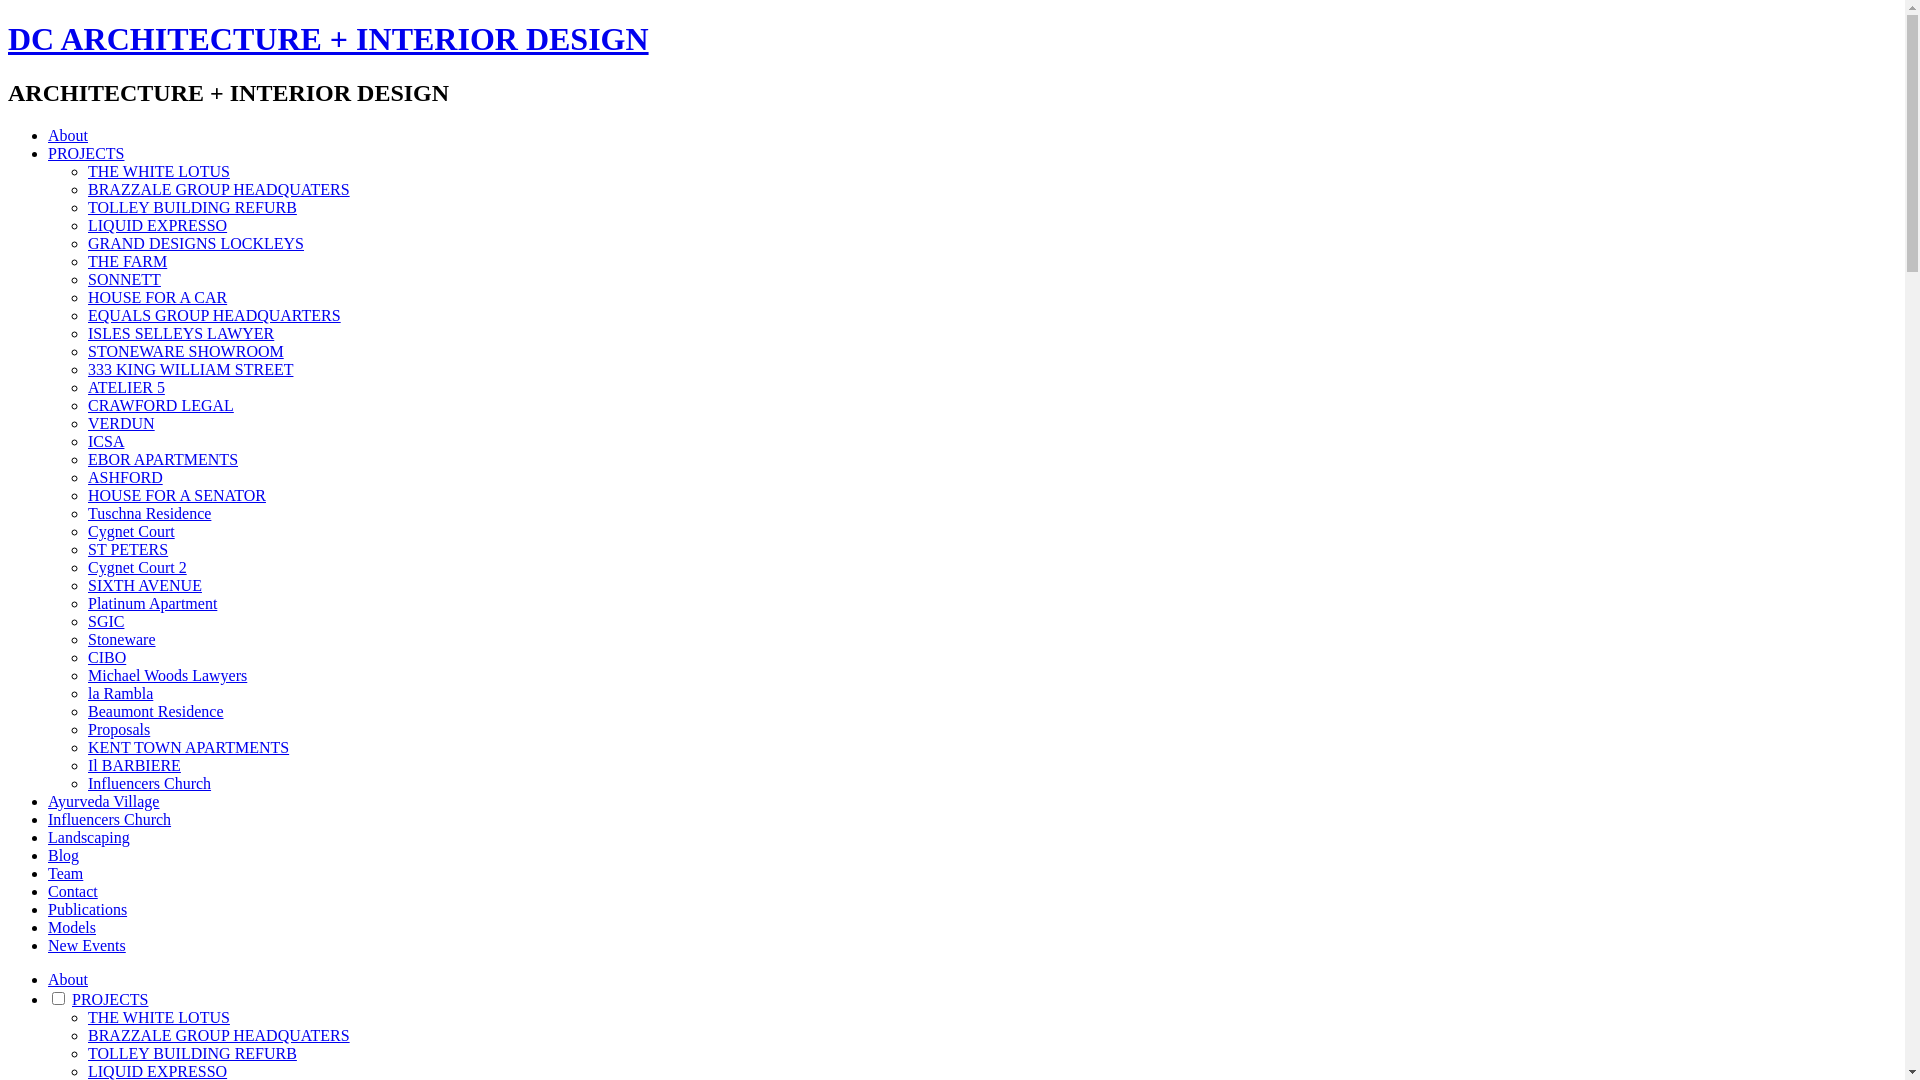  I want to click on 'Team', so click(65, 872).